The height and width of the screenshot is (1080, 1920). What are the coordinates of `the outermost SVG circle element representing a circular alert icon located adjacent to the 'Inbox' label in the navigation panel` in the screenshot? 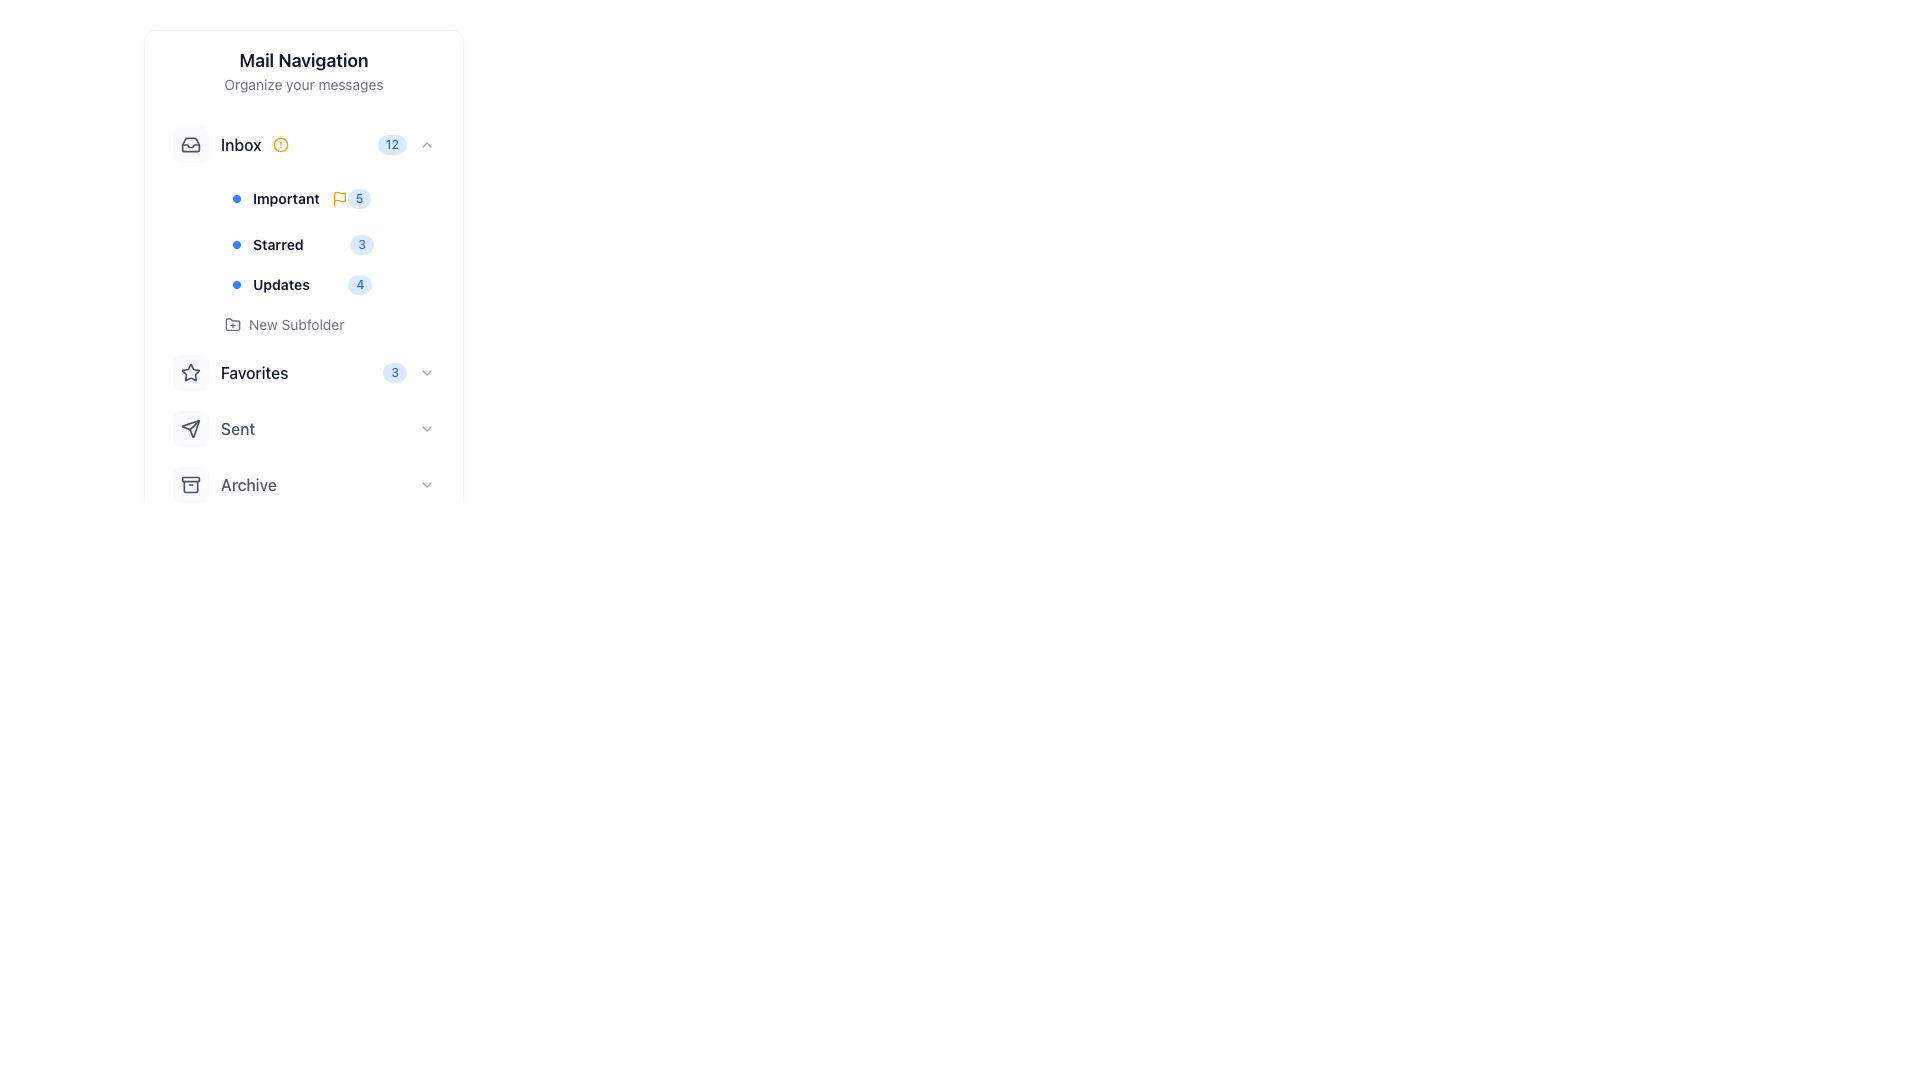 It's located at (280, 144).